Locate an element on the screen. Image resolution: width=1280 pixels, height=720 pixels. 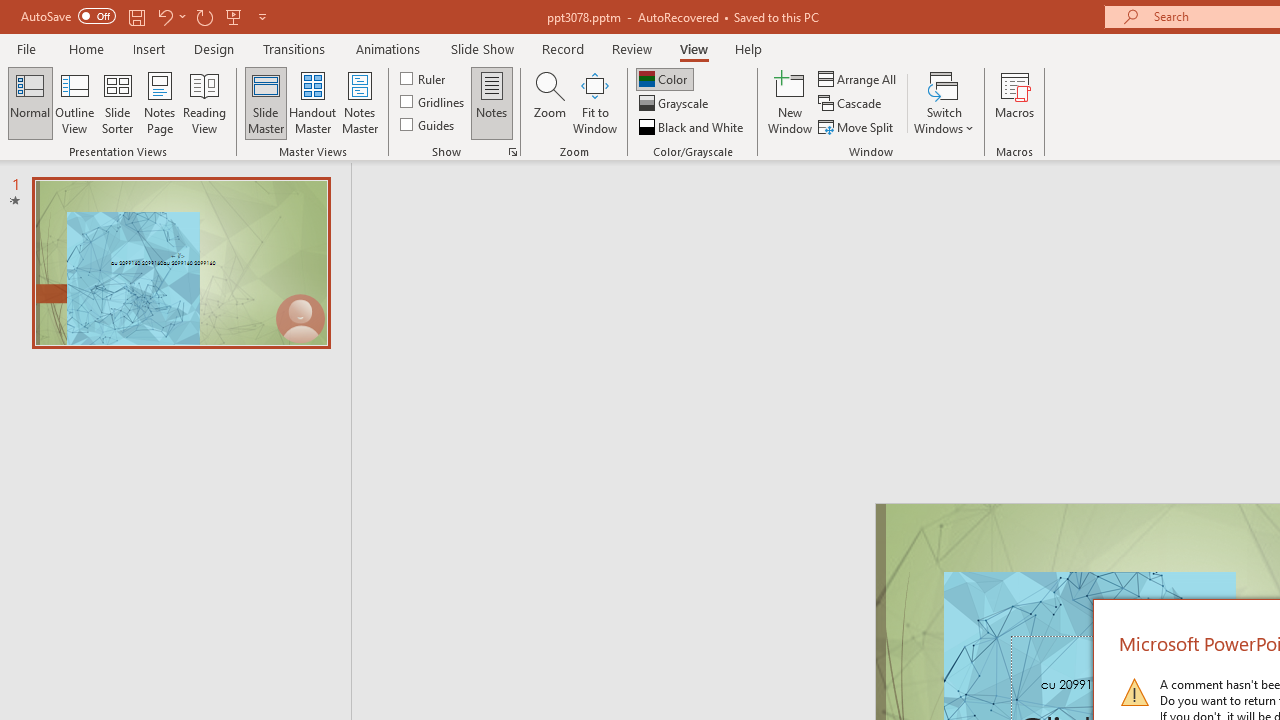
'Fit to Window' is located at coordinates (594, 103).